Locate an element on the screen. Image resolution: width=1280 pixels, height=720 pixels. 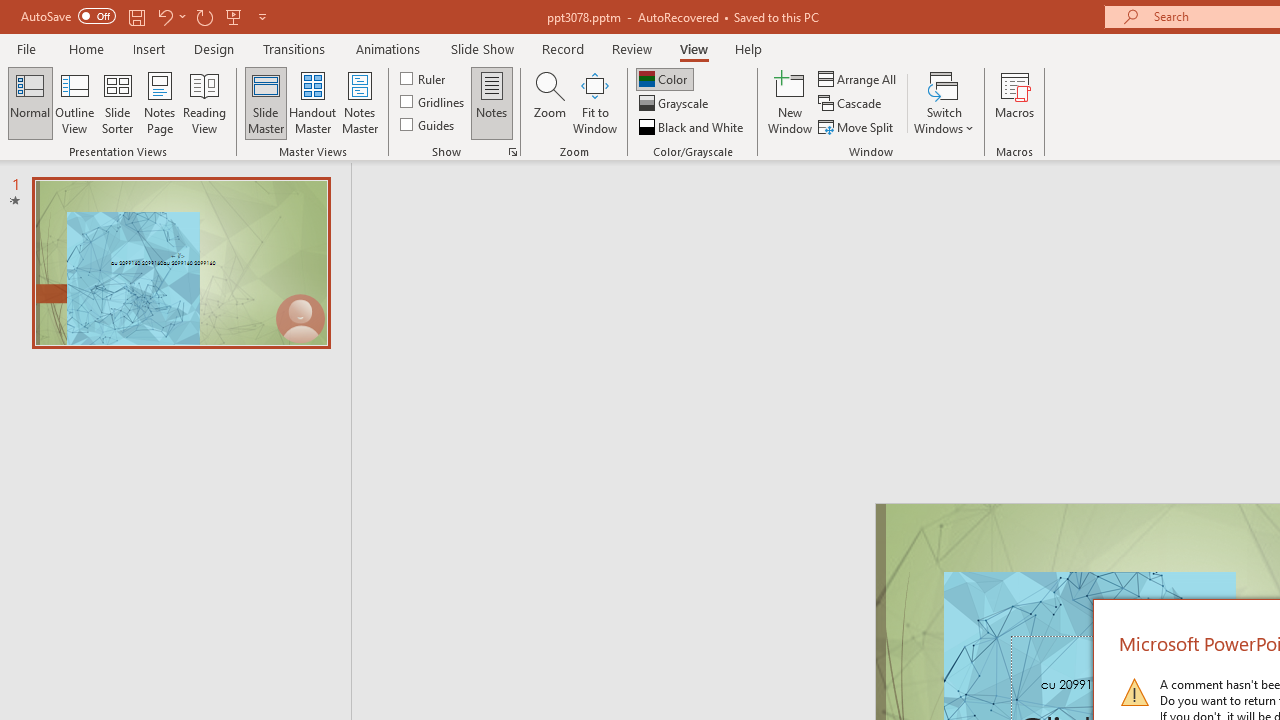
'Fit to Window' is located at coordinates (594, 103).